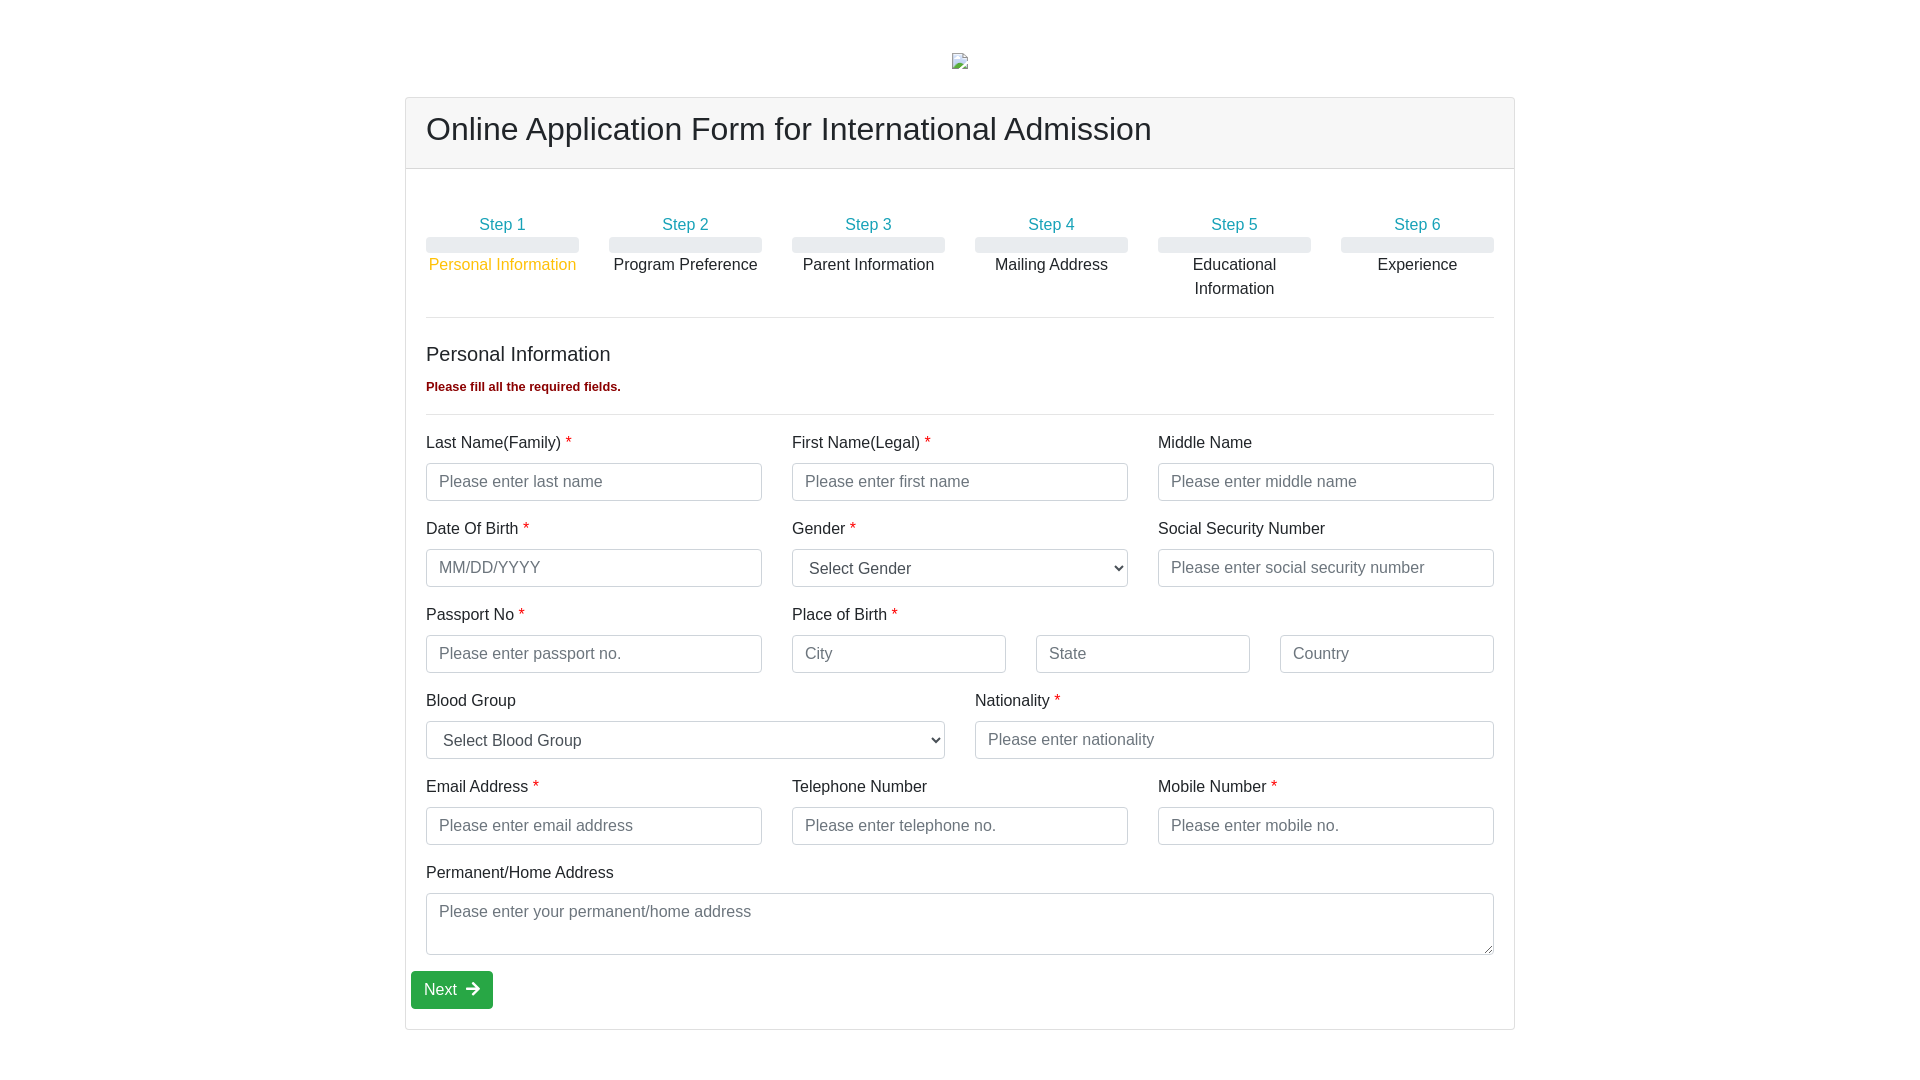 The image size is (1920, 1080). What do you see at coordinates (450, 990) in the screenshot?
I see `'Next  '` at bounding box center [450, 990].